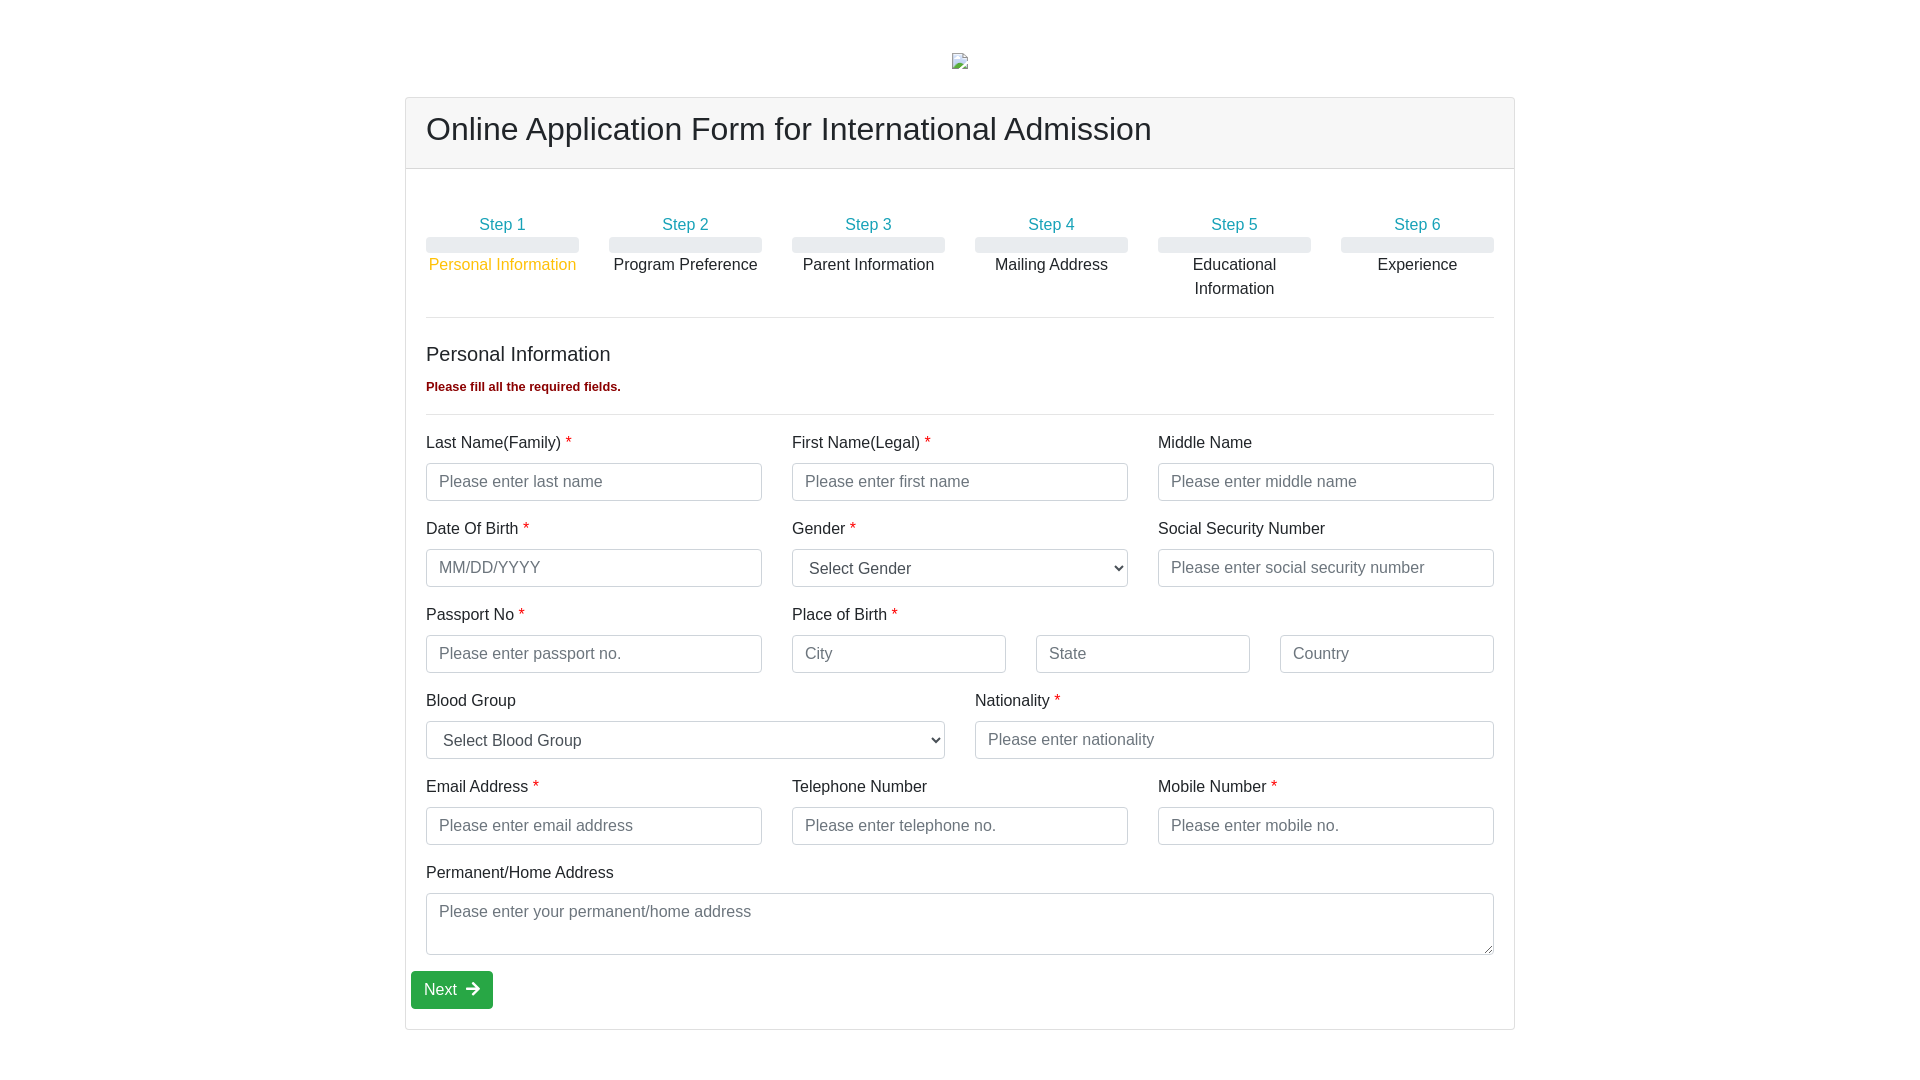 The image size is (1920, 1080). What do you see at coordinates (450, 990) in the screenshot?
I see `'Next  '` at bounding box center [450, 990].